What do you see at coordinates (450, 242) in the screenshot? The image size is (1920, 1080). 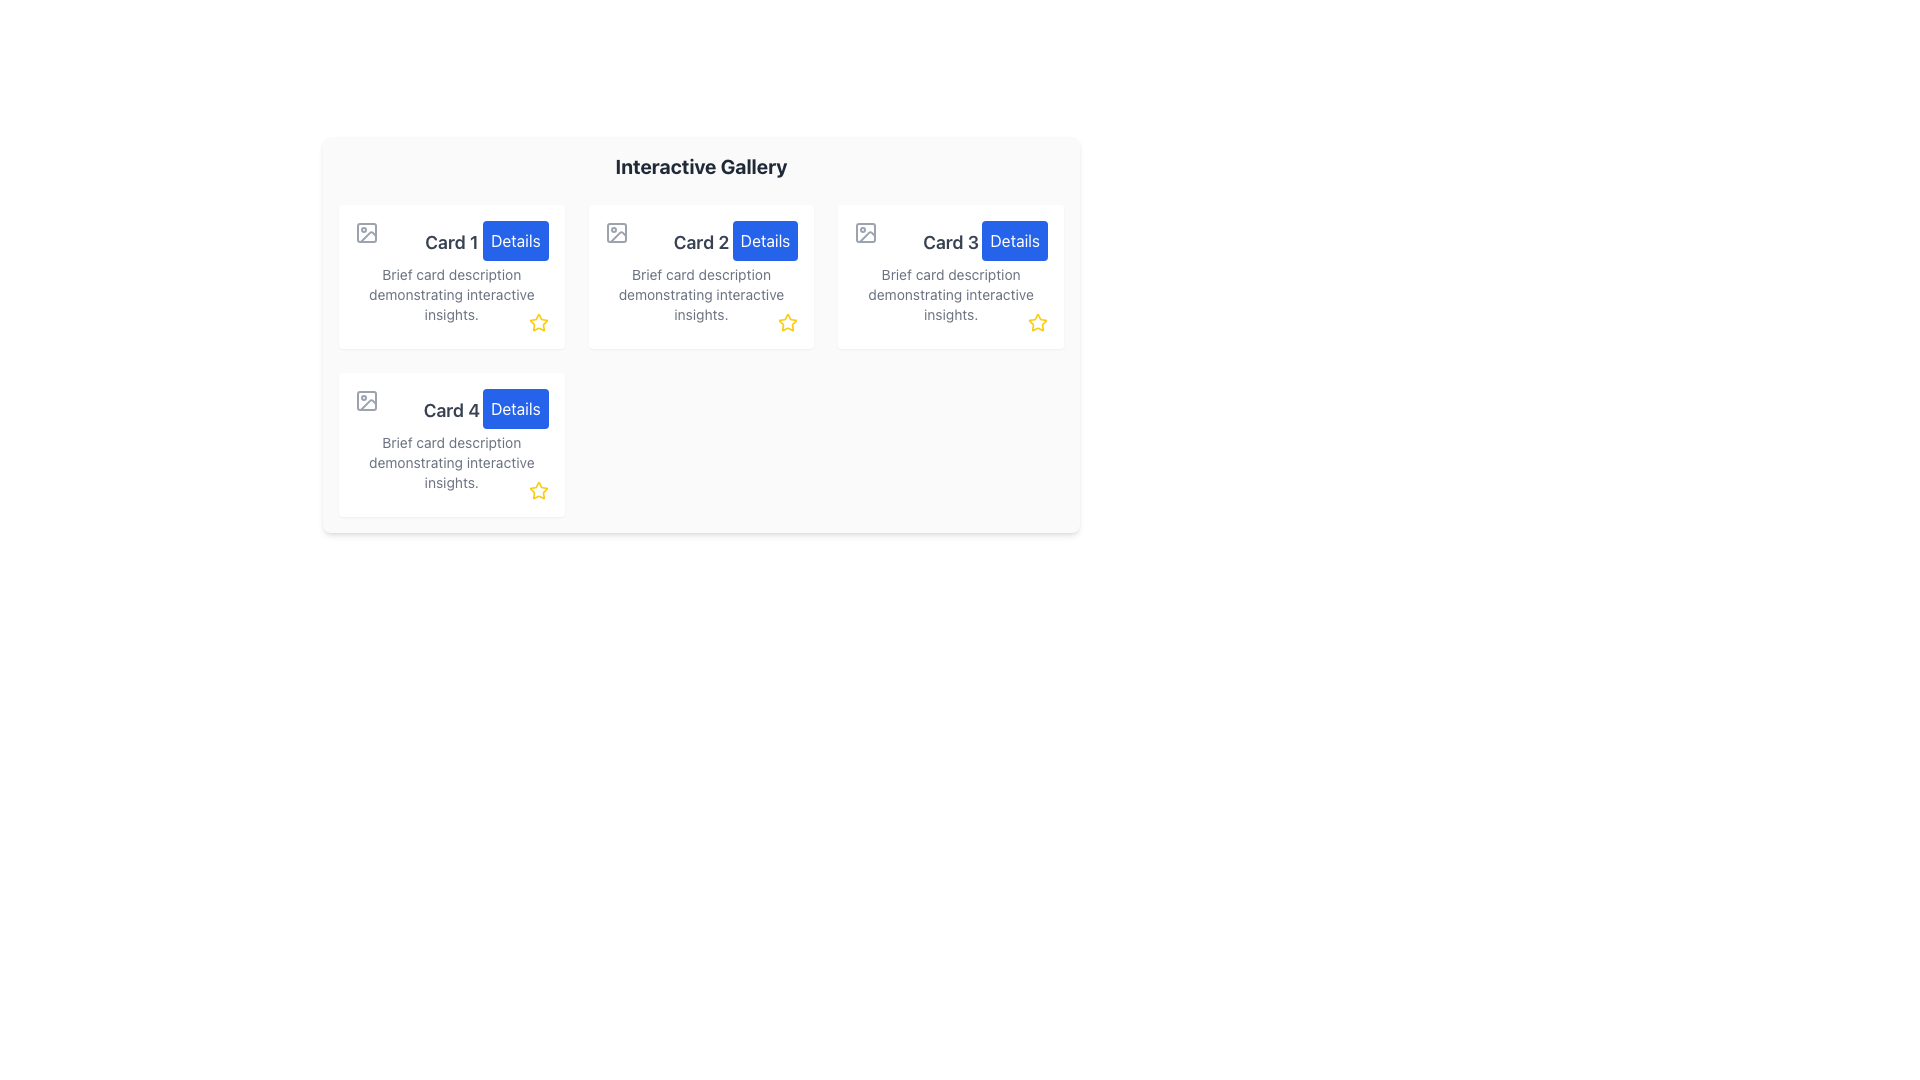 I see `the Text label serving as the title for the card located in the top-left corner of the grid layout` at bounding box center [450, 242].